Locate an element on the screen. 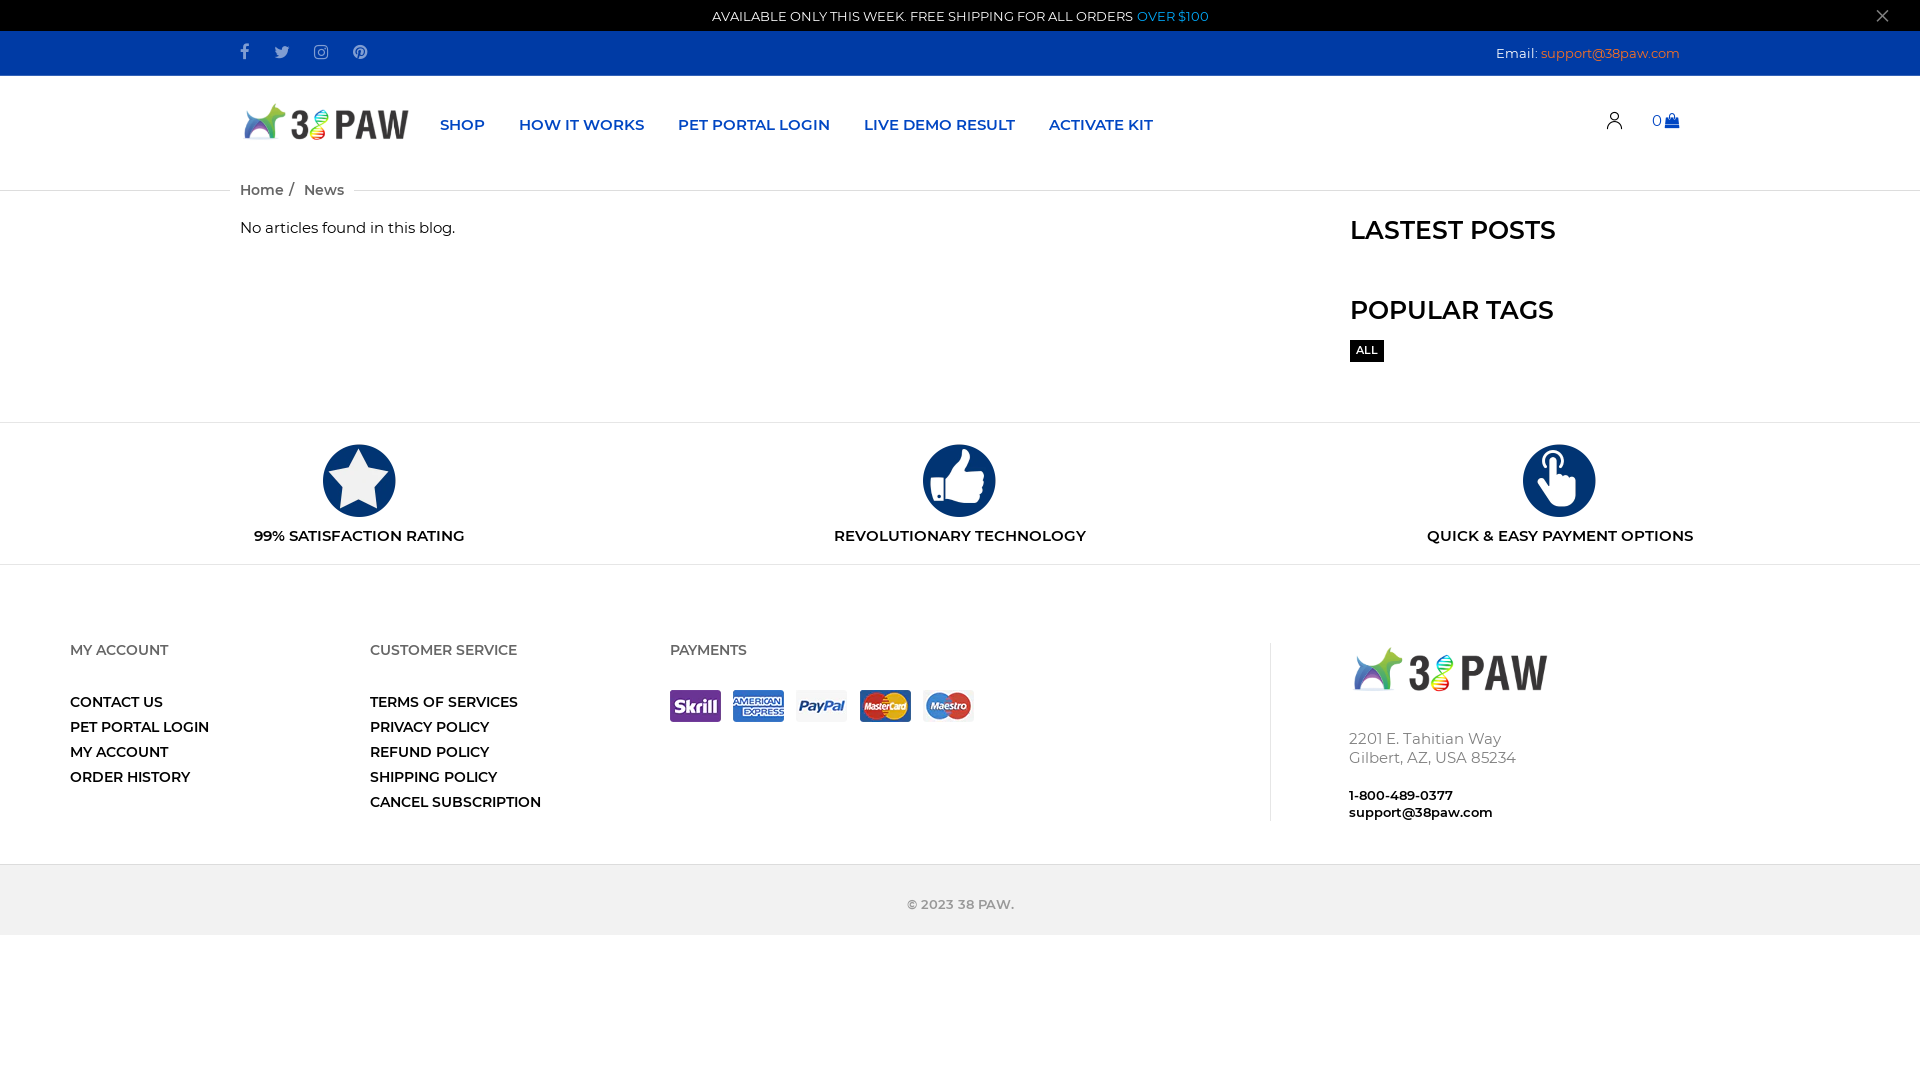 Image resolution: width=1920 pixels, height=1080 pixels. 'SHIPPING POLICY' is located at coordinates (432, 775).